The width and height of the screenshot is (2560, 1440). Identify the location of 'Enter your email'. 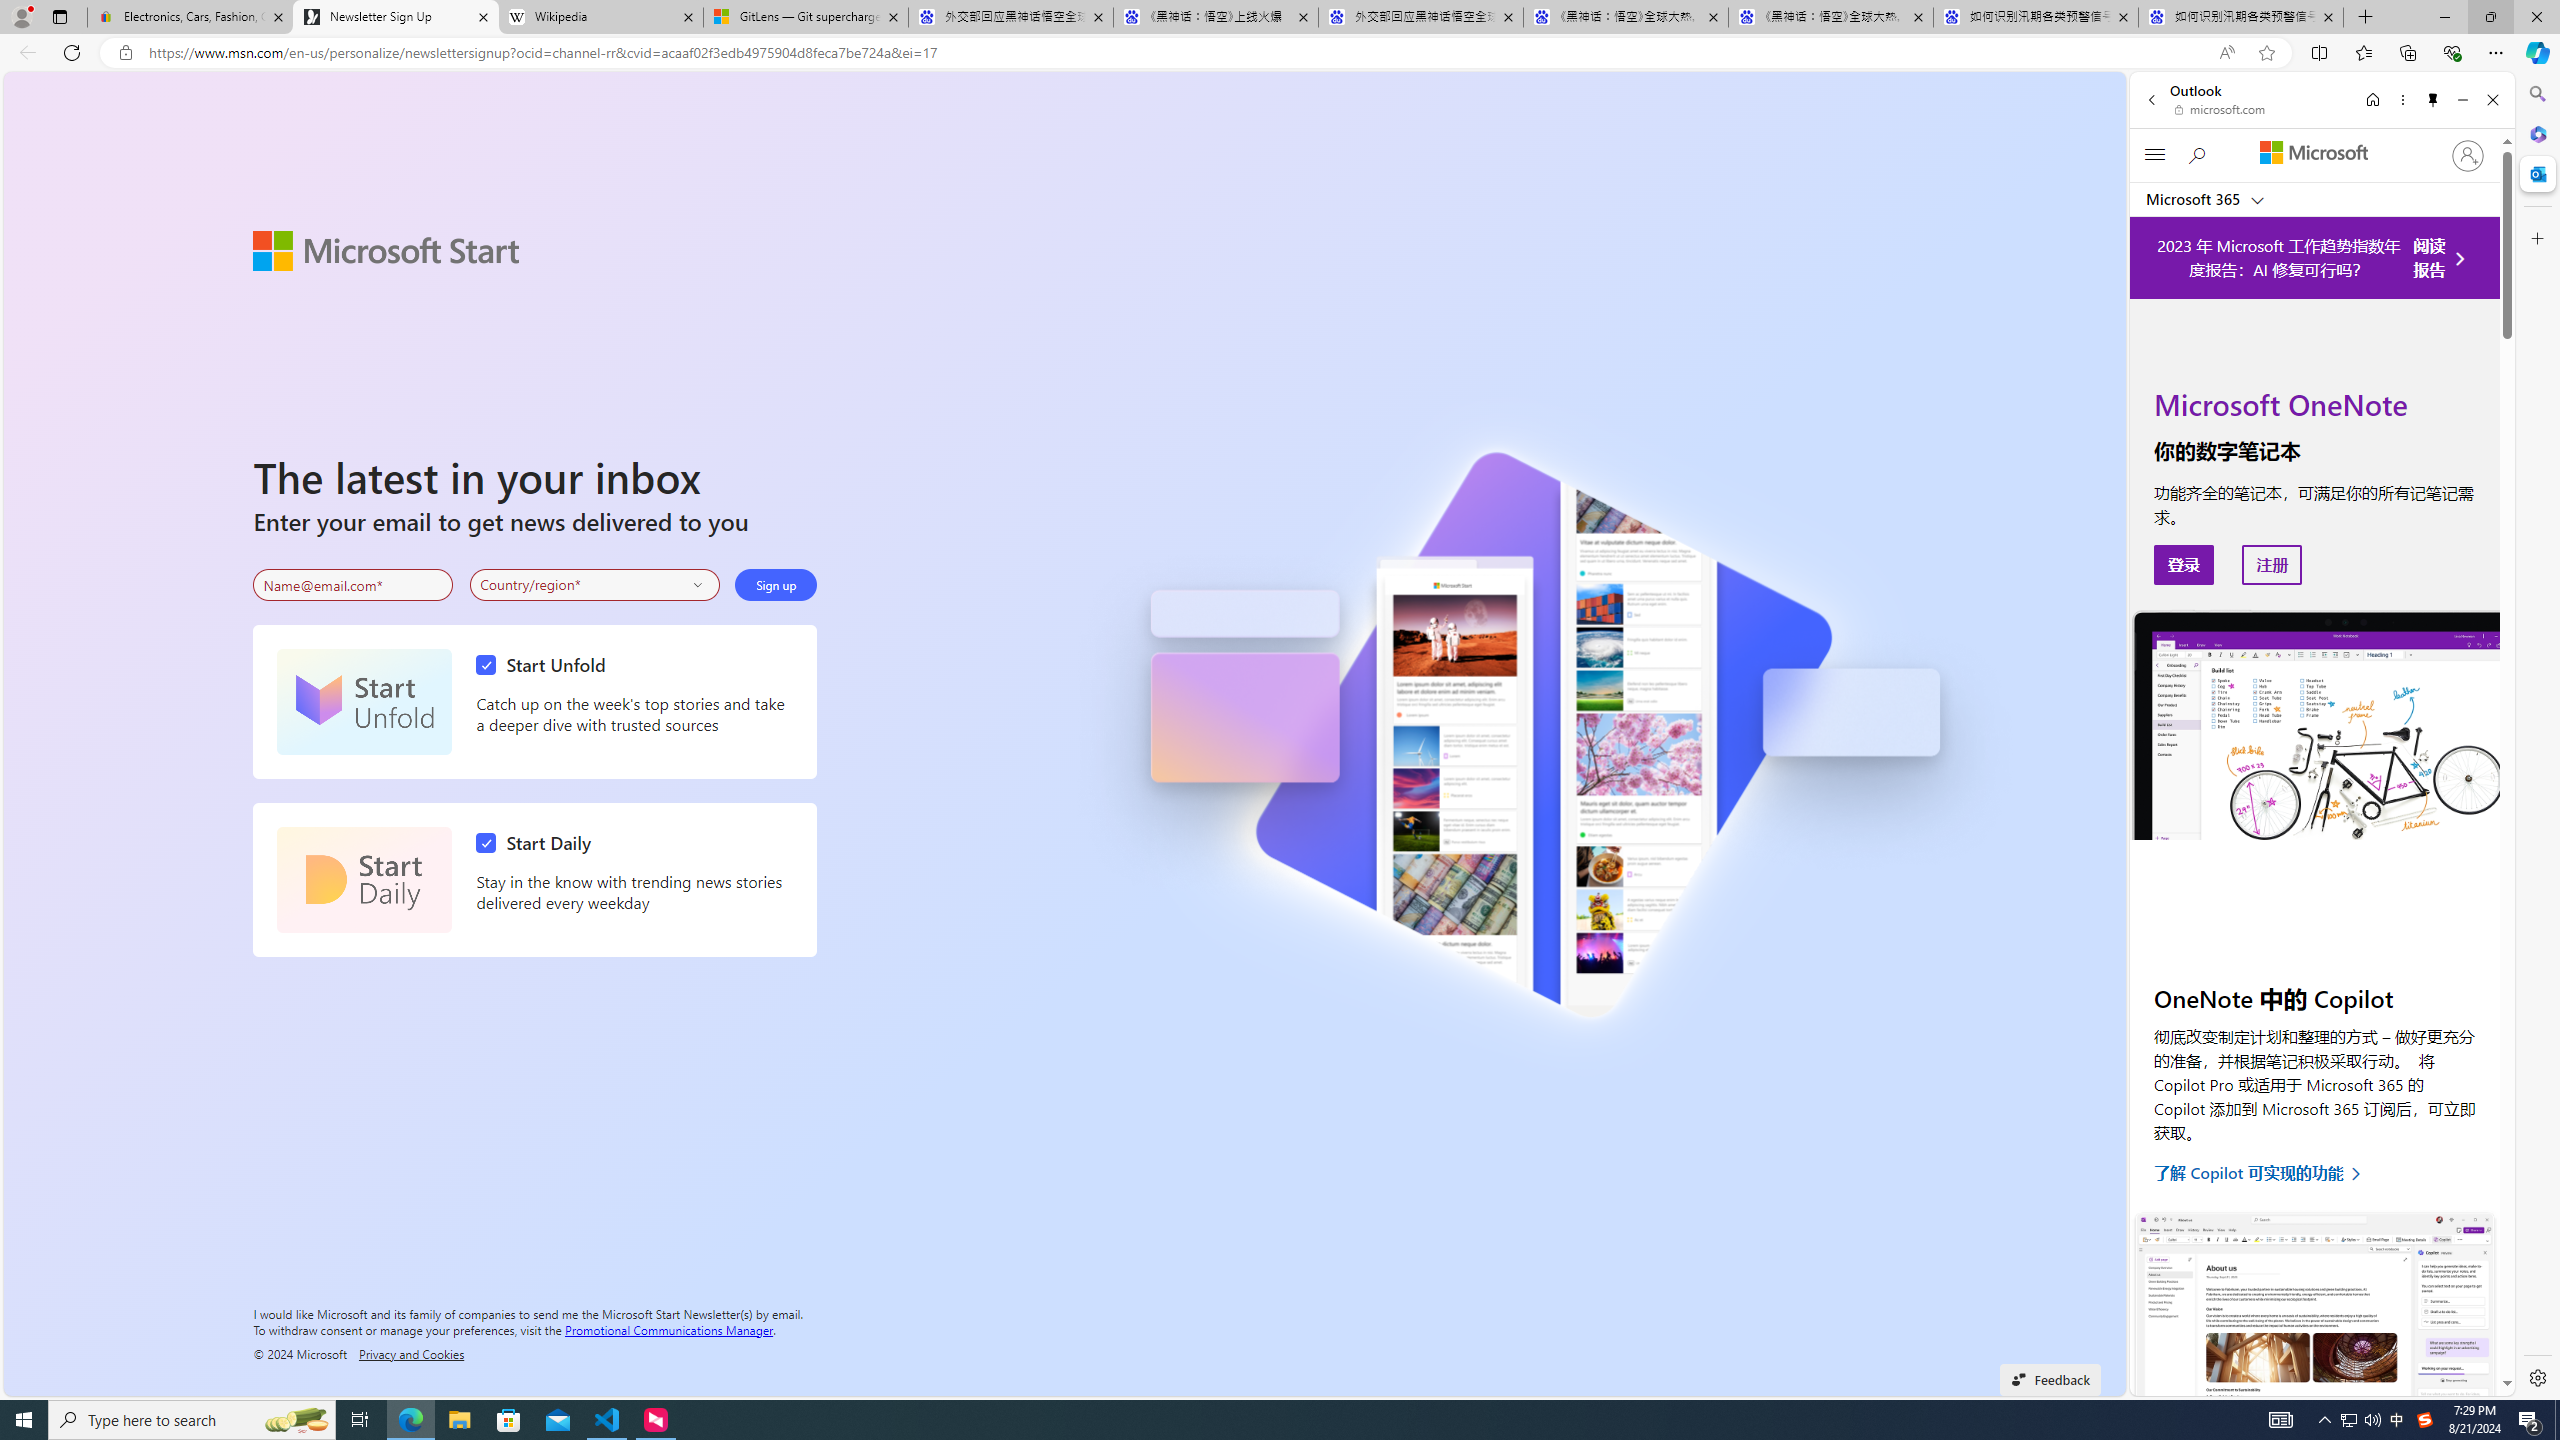
(352, 585).